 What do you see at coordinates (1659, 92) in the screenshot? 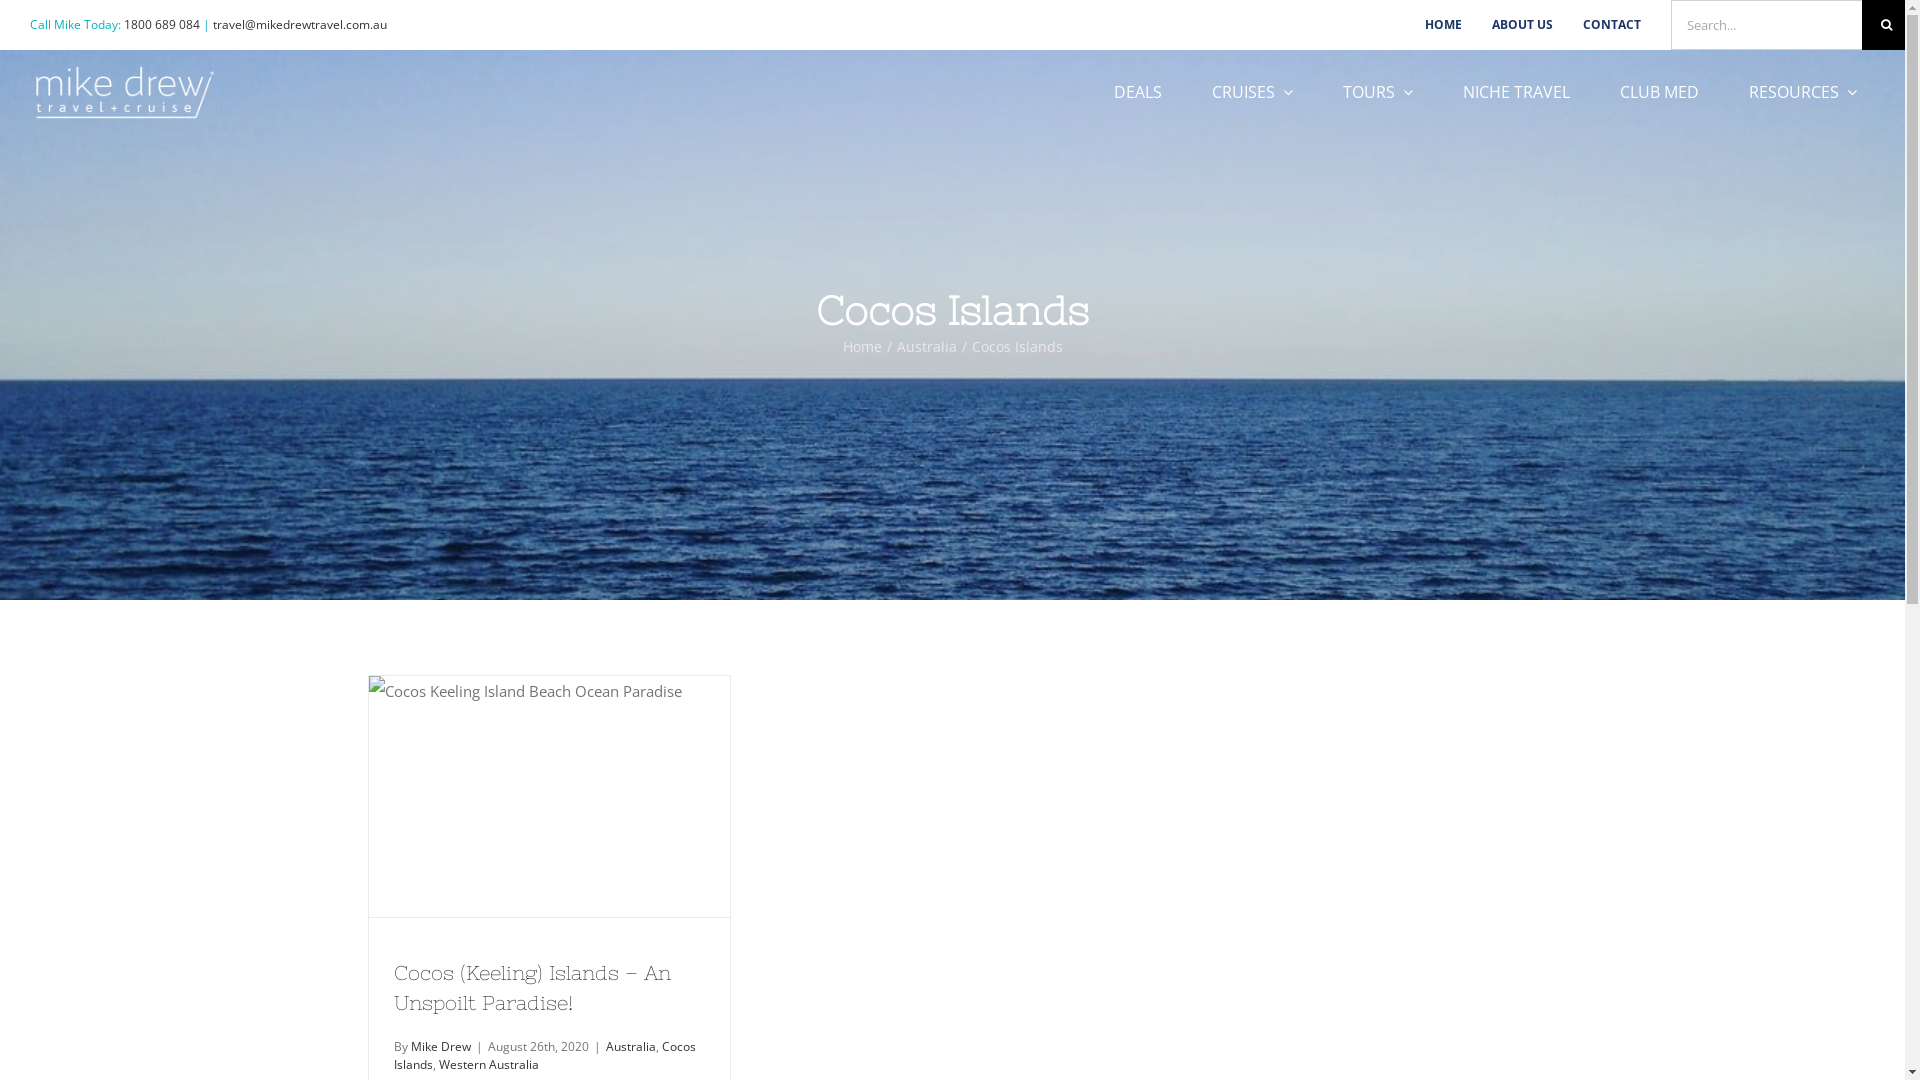
I see `'CLUB MED'` at bounding box center [1659, 92].